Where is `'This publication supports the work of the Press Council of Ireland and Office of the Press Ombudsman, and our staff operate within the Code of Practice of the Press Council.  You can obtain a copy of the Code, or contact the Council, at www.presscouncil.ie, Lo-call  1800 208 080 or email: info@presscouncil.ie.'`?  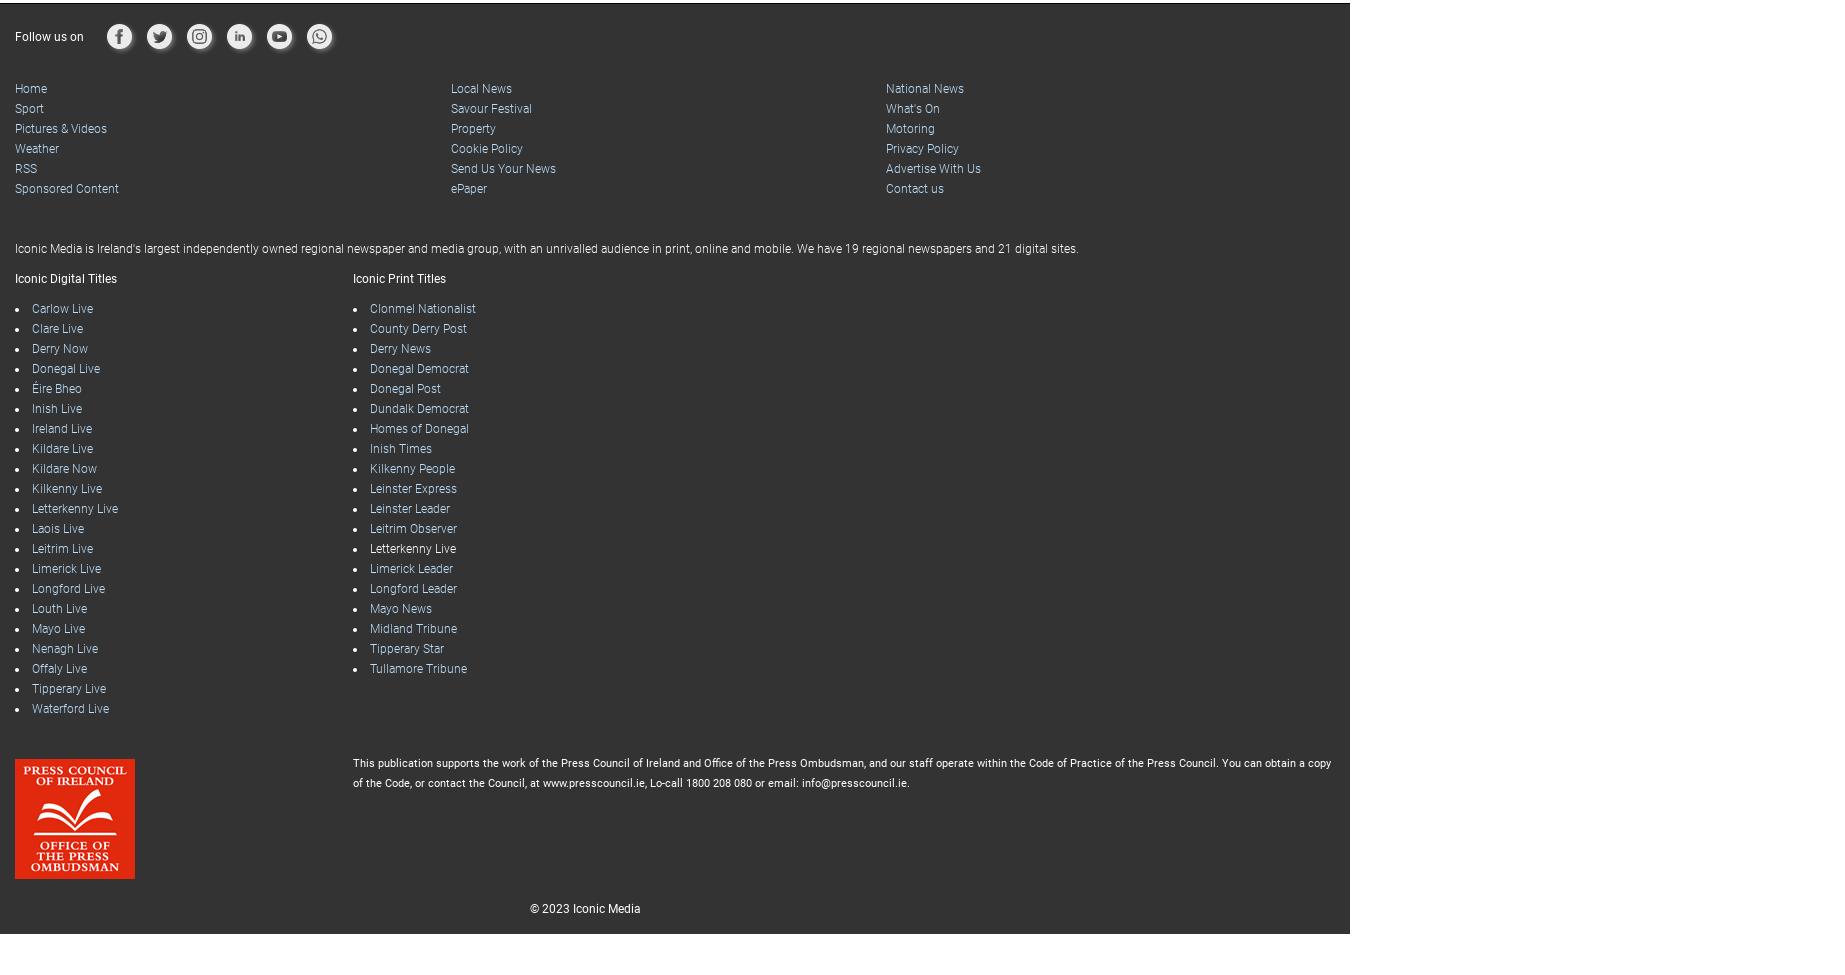
'This publication supports the work of the Press Council of Ireland and Office of the Press Ombudsman, and our staff operate within the Code of Practice of the Press Council.  You can obtain a copy of the Code, or contact the Council, at www.presscouncil.ie, Lo-call  1800 208 080 or email: info@presscouncil.ie.' is located at coordinates (840, 732).